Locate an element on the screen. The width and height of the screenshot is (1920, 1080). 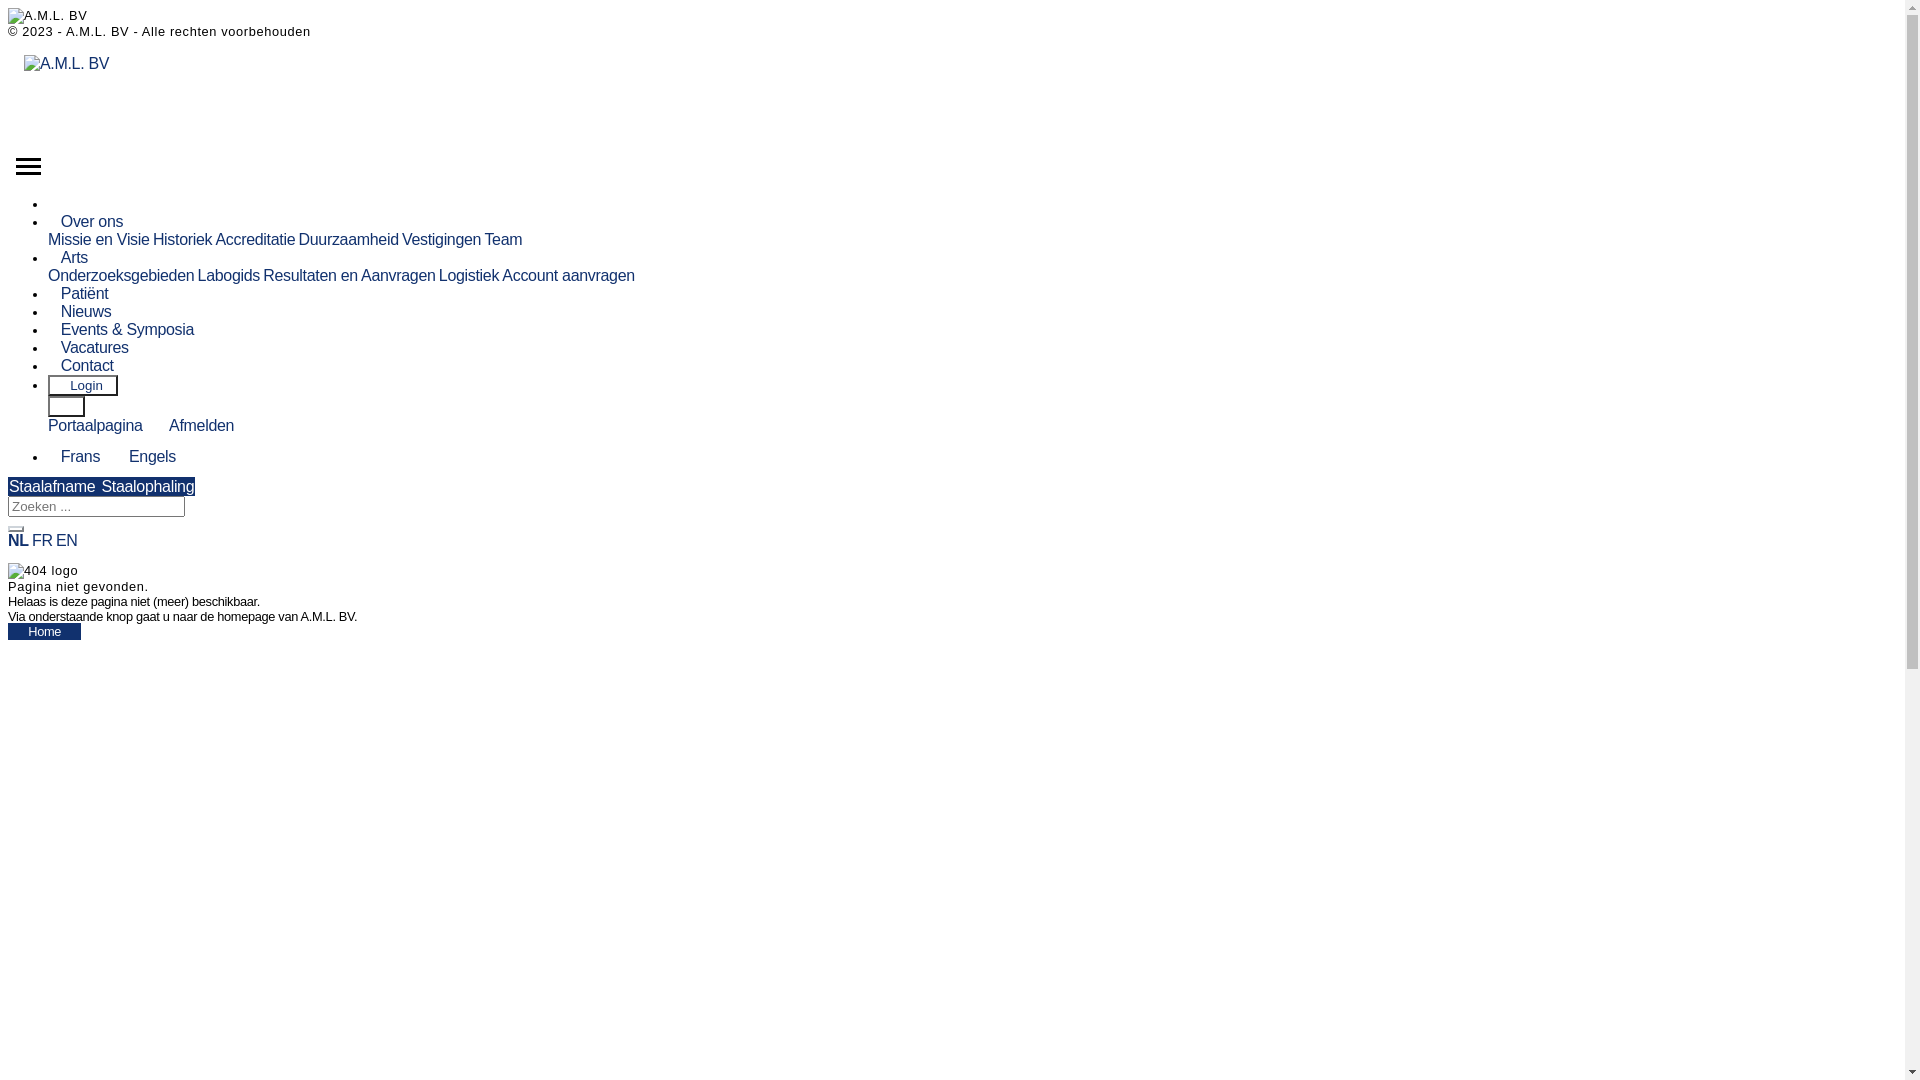
'Accreditatie' is located at coordinates (253, 238).